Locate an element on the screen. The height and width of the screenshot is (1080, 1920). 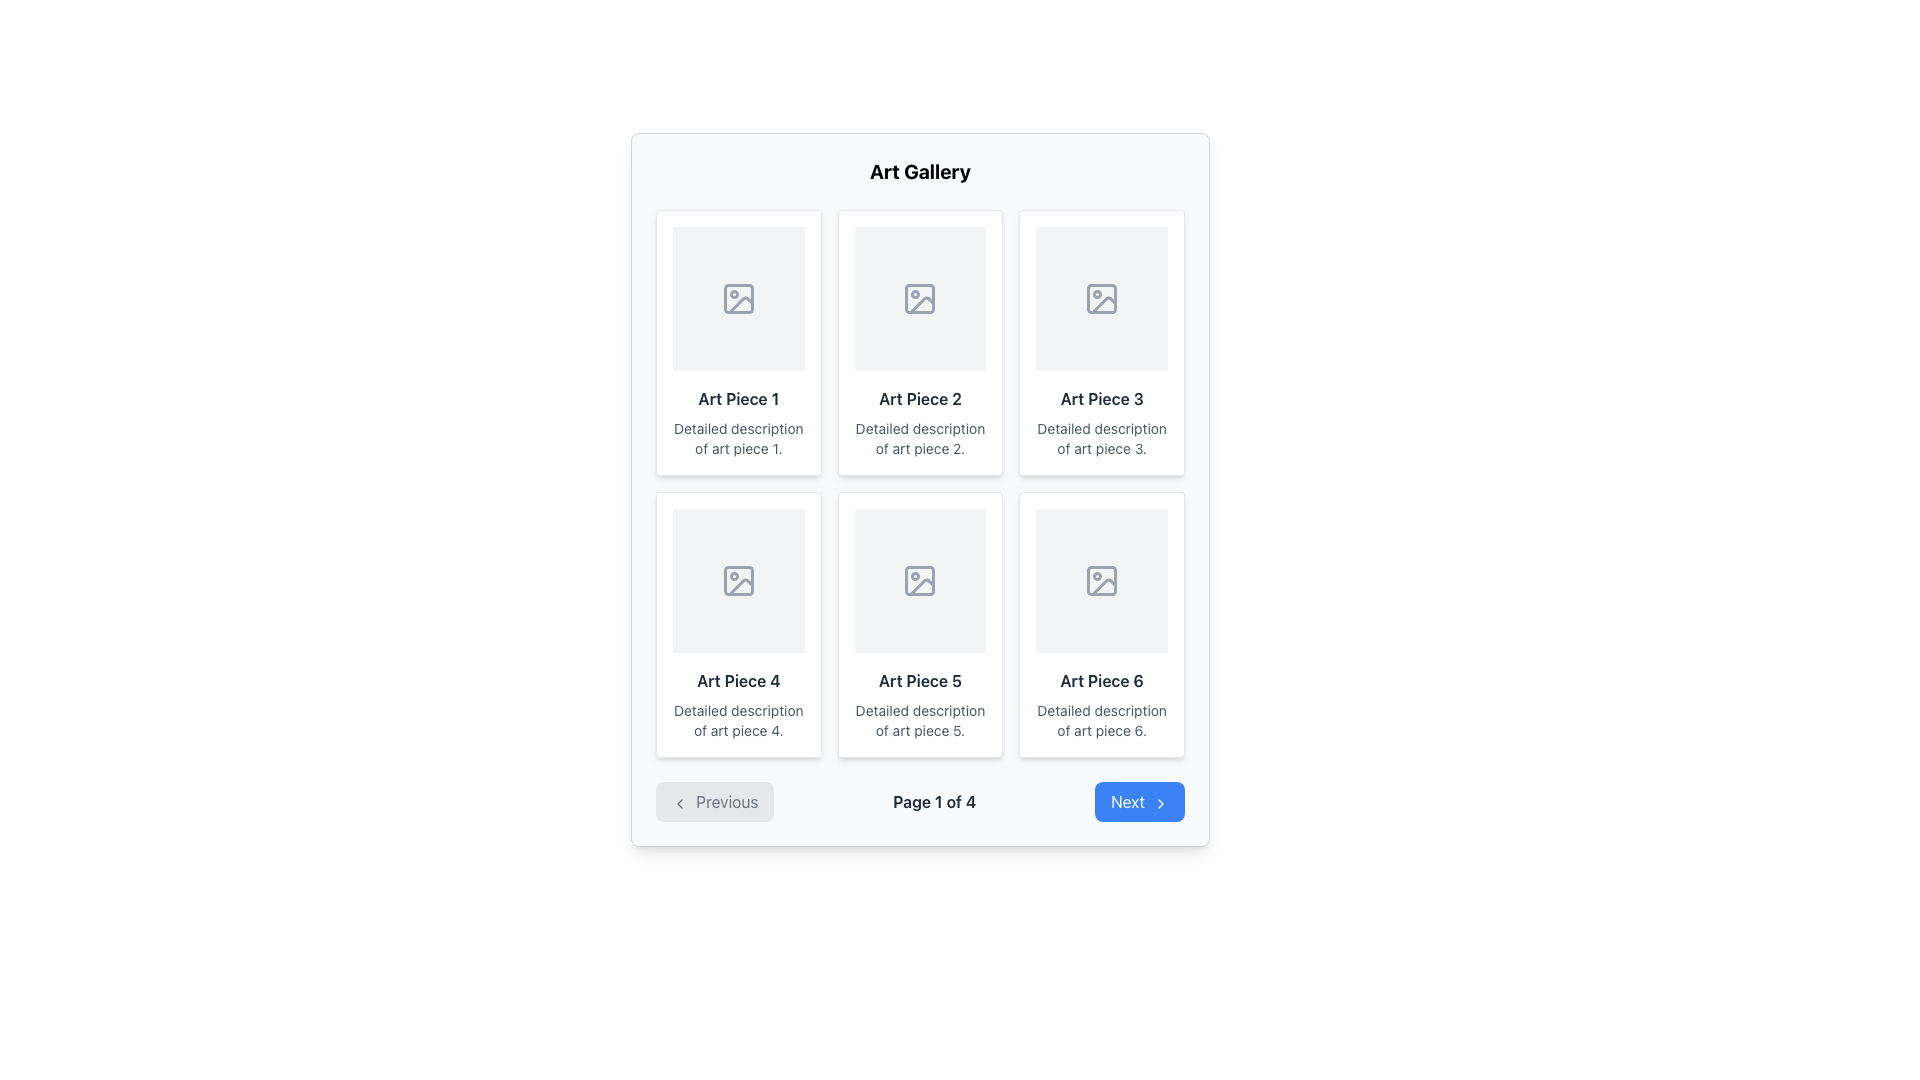
icon representing an image in the 'Art Piece 2' section of the second card in the top row of the gallery grid is located at coordinates (921, 305).